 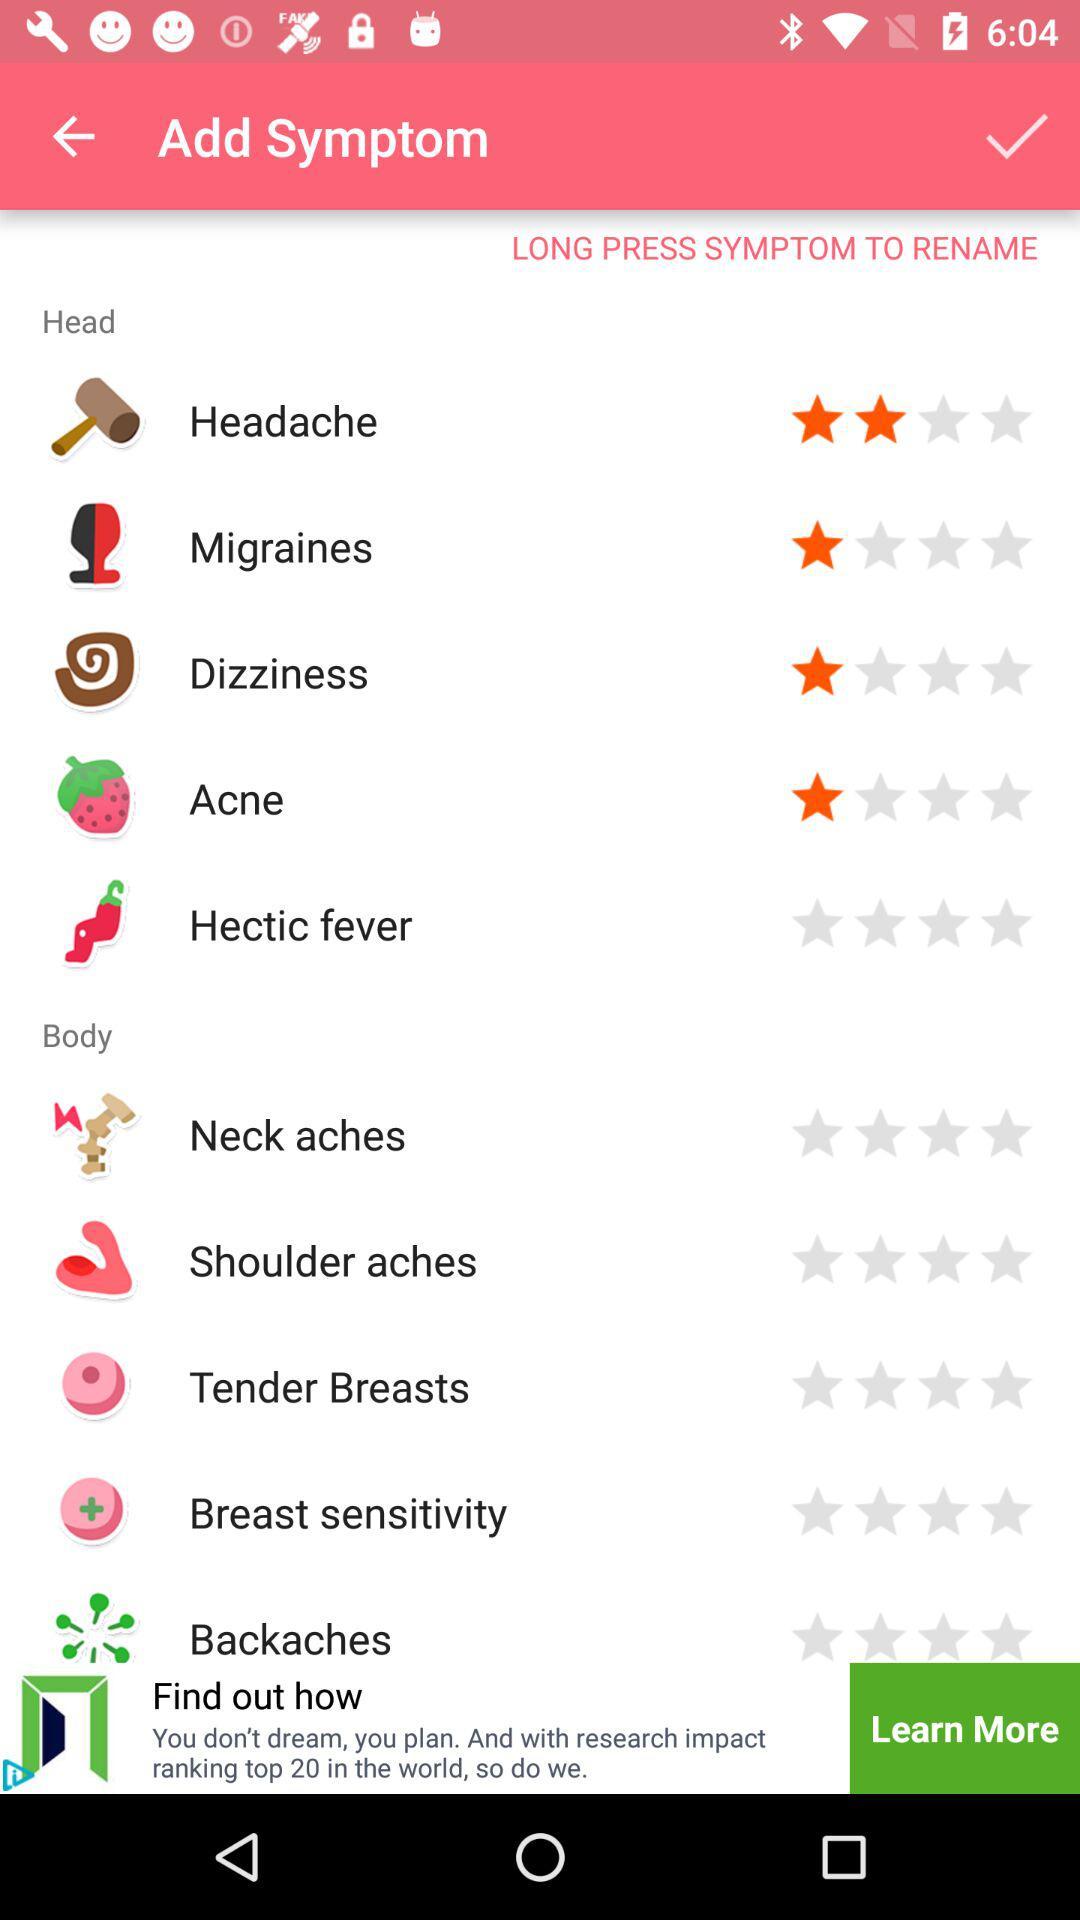 What do you see at coordinates (1006, 1512) in the screenshot?
I see `rate button` at bounding box center [1006, 1512].